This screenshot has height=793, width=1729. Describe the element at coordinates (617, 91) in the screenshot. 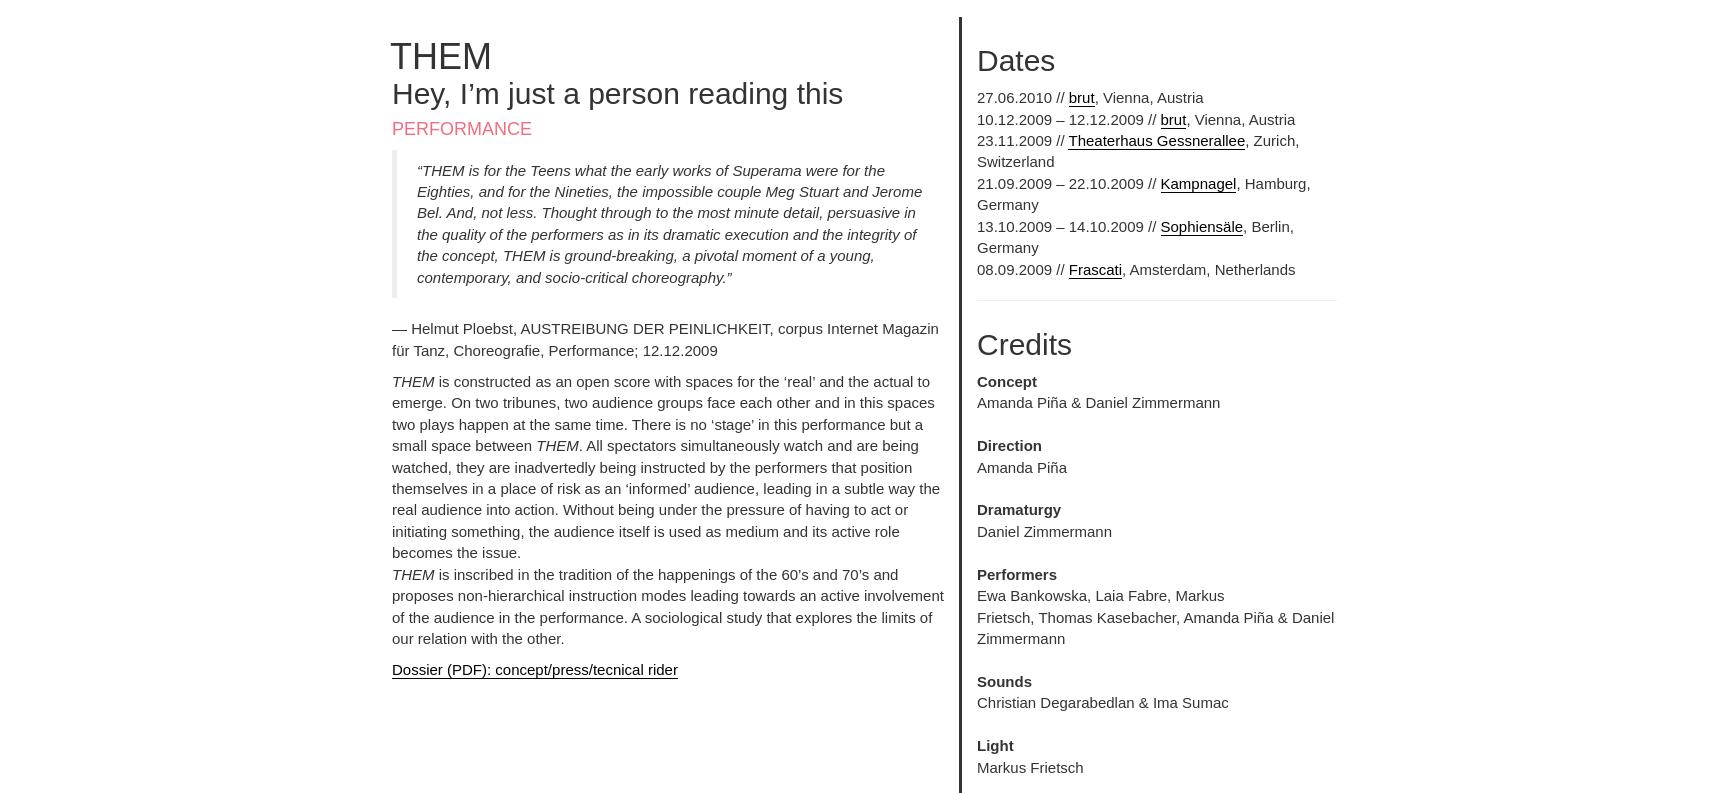

I see `'Hey, I’m just a person reading this'` at that location.